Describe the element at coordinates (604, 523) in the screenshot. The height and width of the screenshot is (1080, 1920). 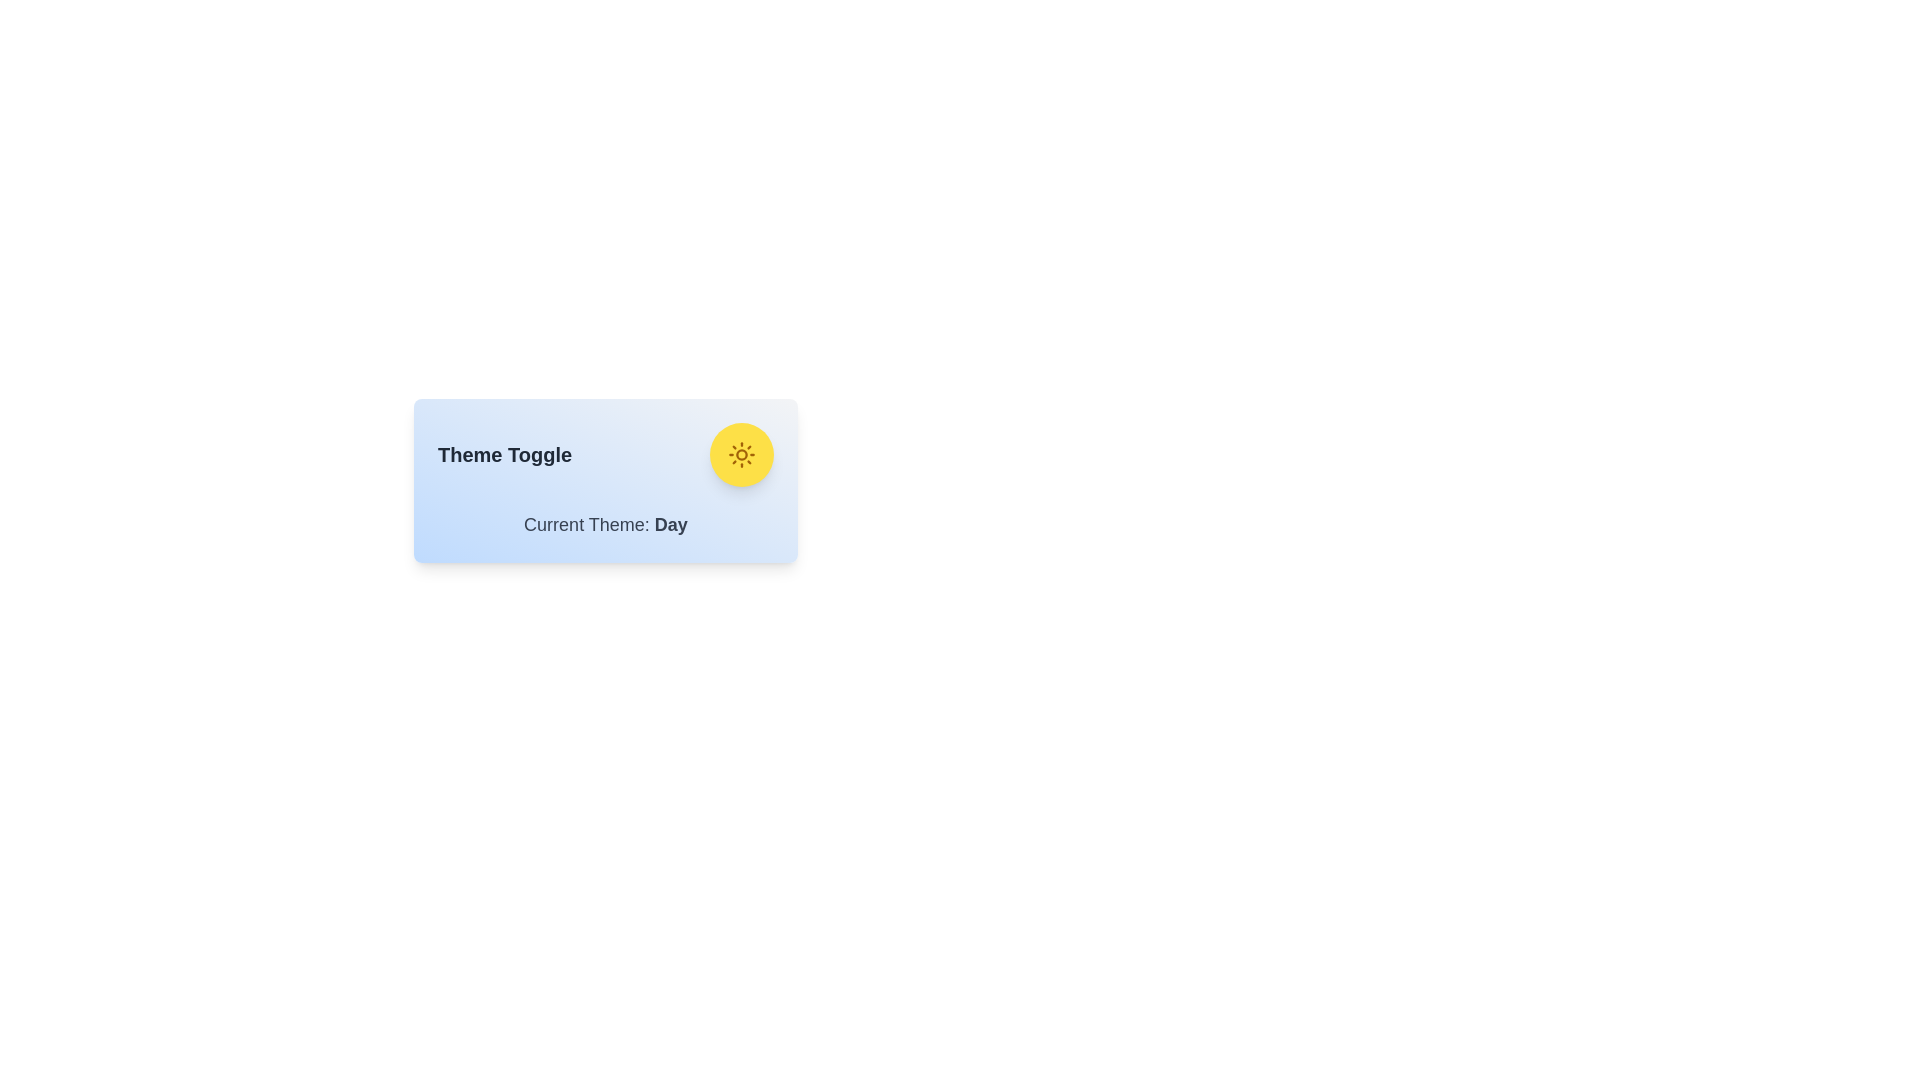
I see `the text element that displays the current theme` at that location.